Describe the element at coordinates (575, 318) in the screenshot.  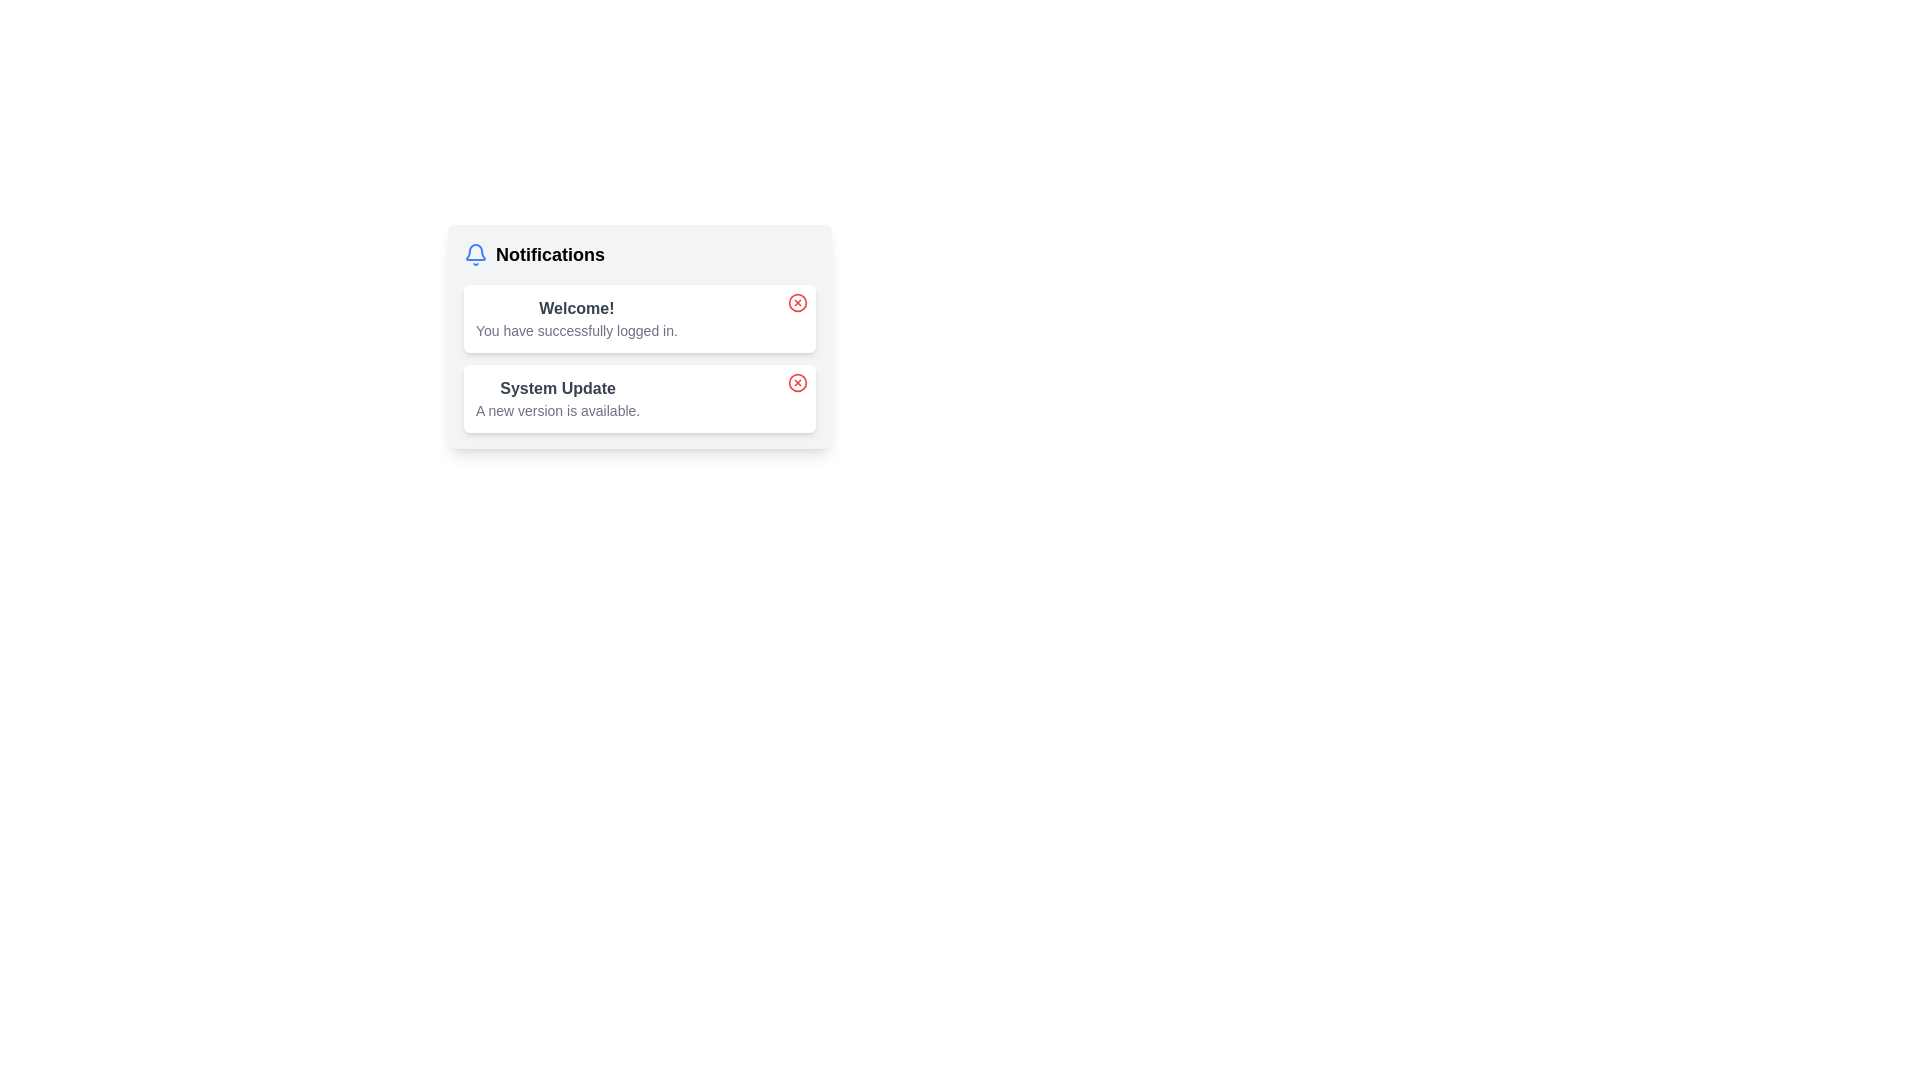
I see `the static text block that displays 'Welcome!' and 'You have successfully logged in.'` at that location.